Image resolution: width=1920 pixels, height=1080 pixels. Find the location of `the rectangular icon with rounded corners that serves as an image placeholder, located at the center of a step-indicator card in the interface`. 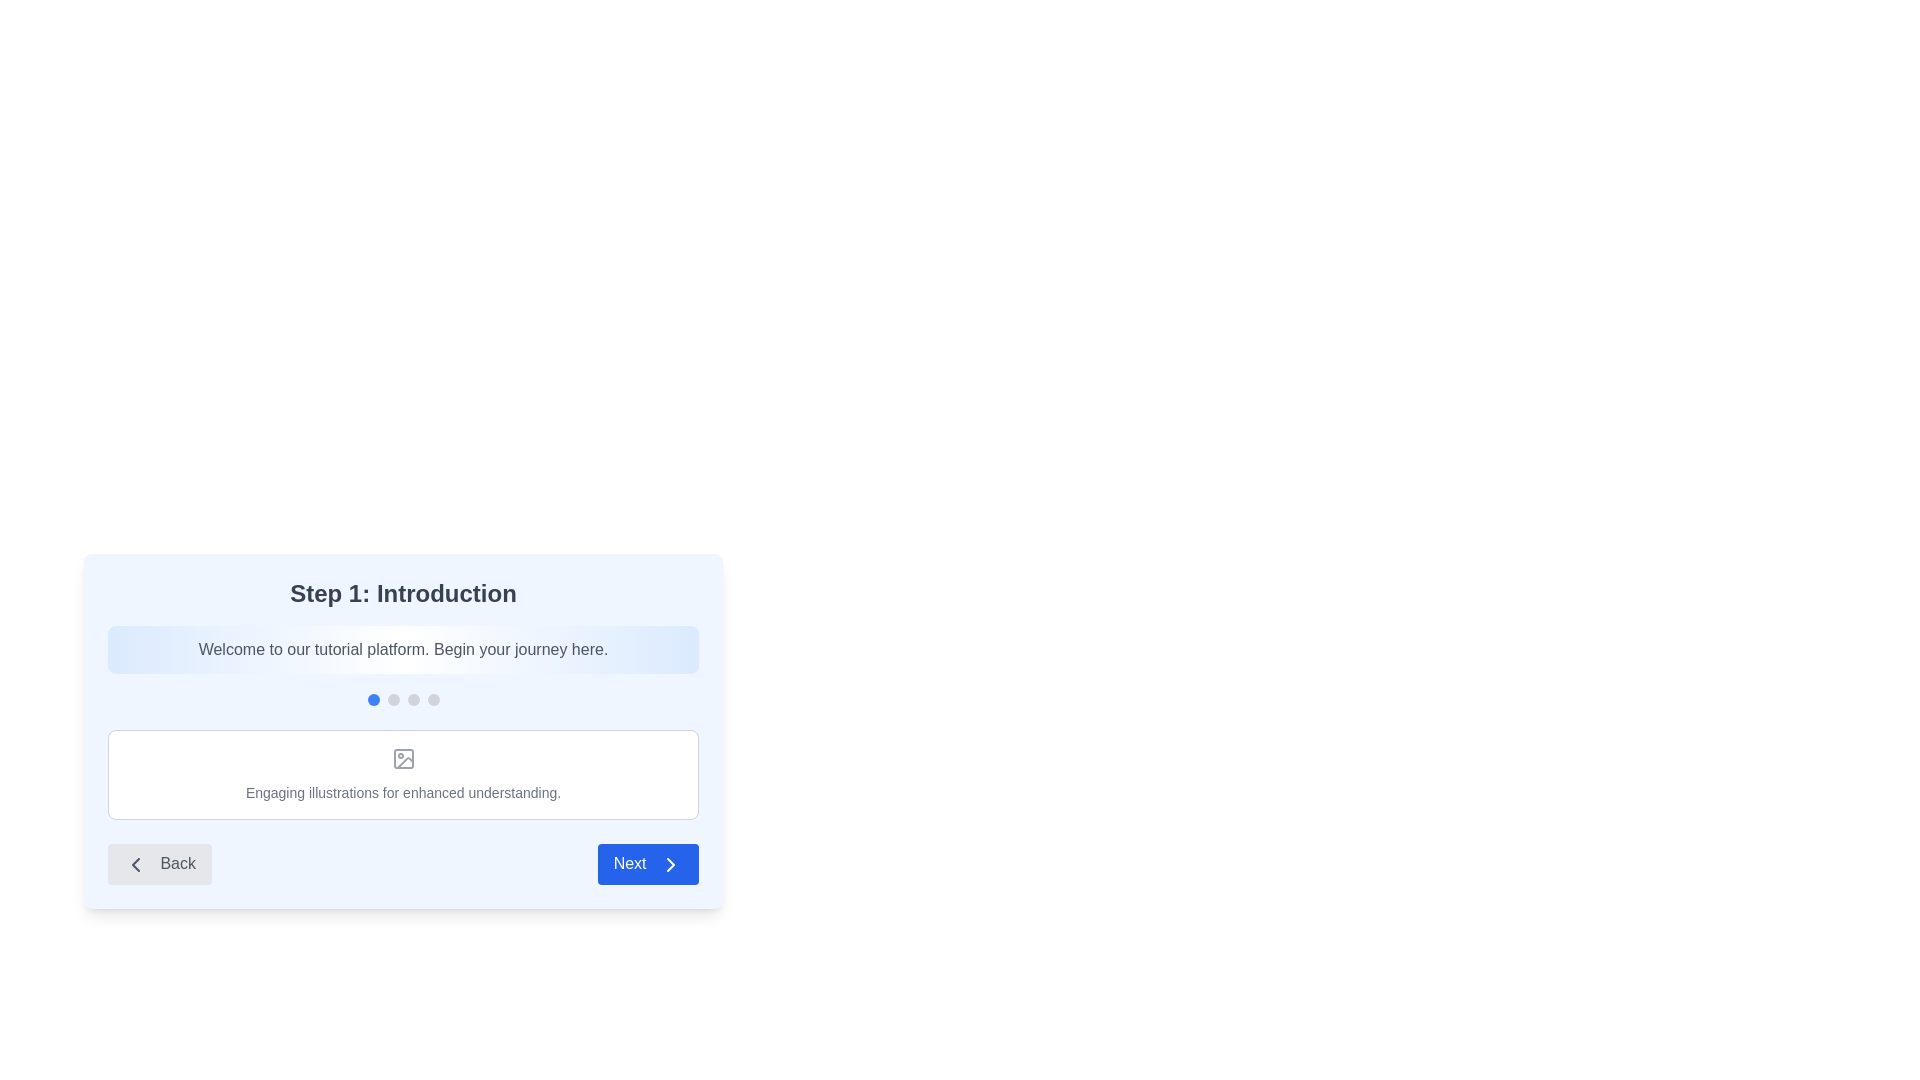

the rectangular icon with rounded corners that serves as an image placeholder, located at the center of a step-indicator card in the interface is located at coordinates (402, 759).